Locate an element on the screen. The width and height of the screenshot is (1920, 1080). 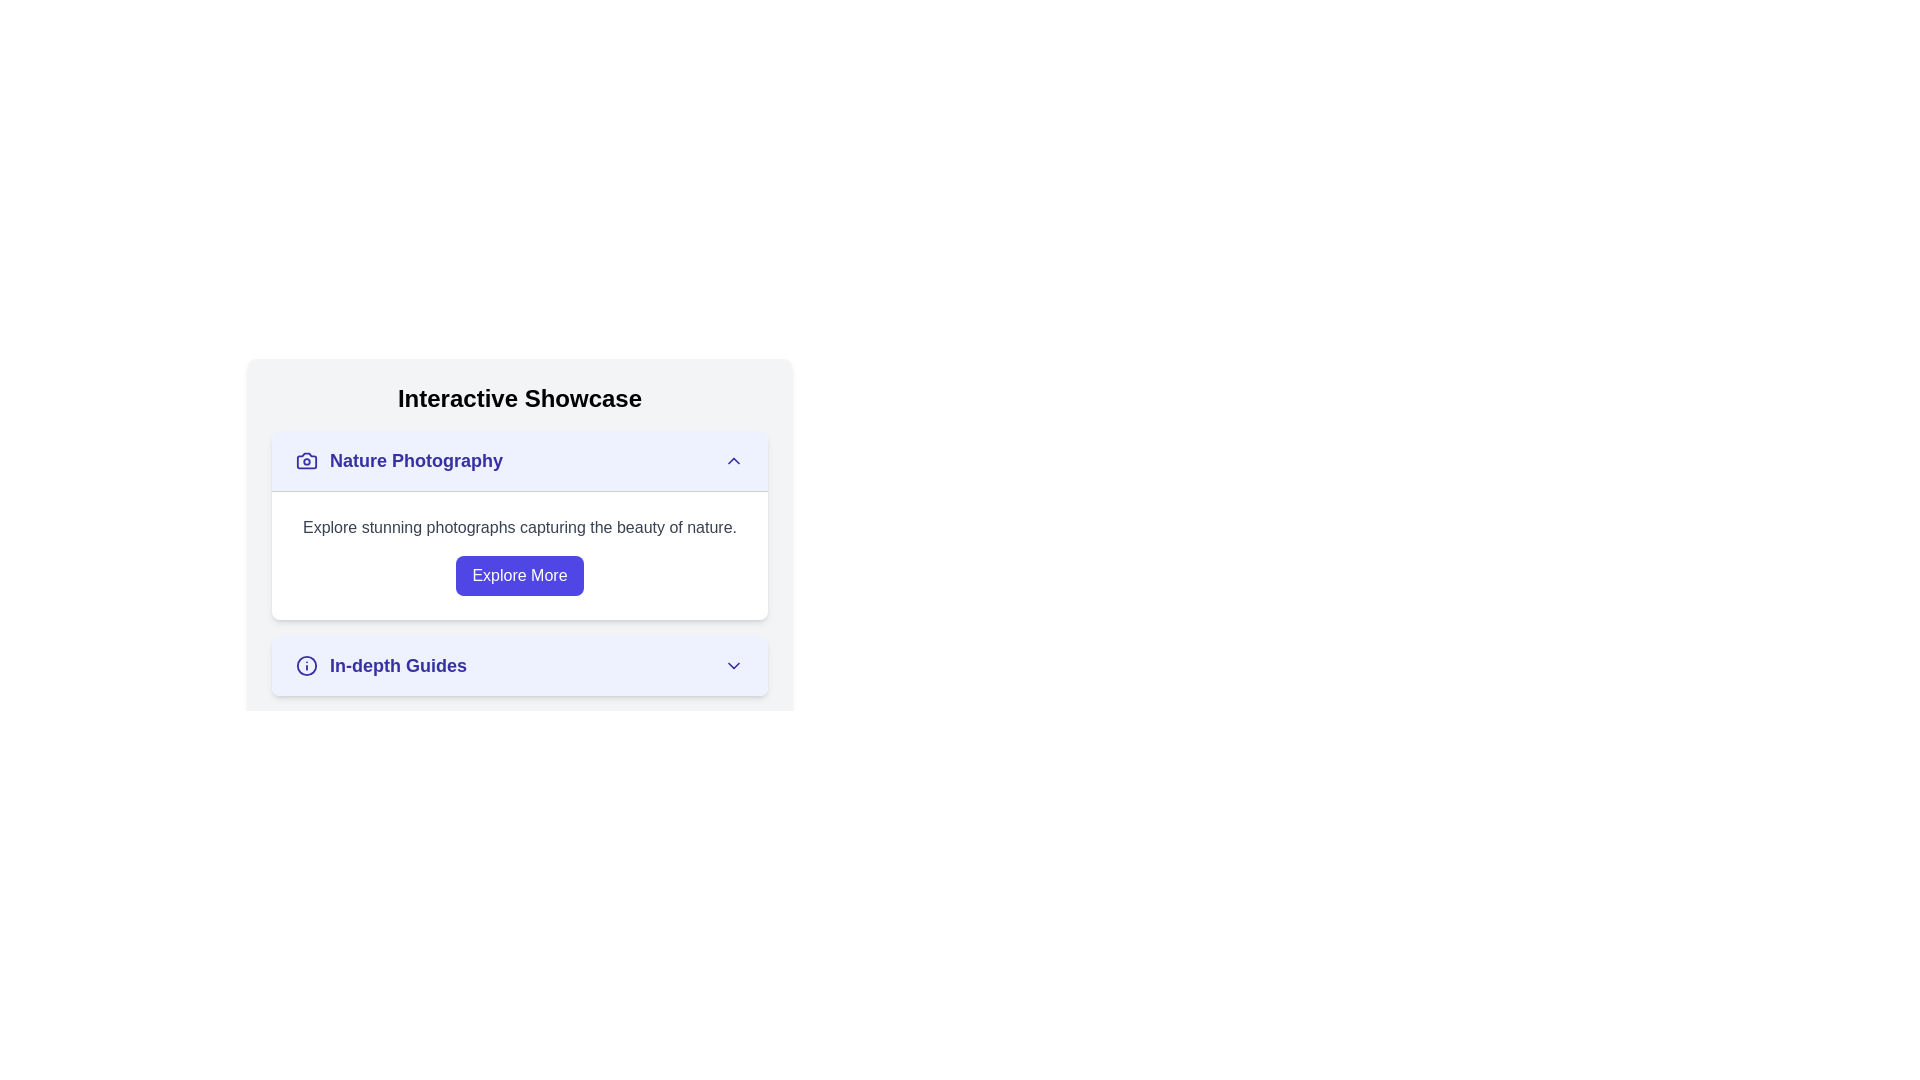
the text label displaying 'Explore stunning photographs capturing the beauty of nature.' which is located in the 'Nature Photography' section above the 'Explore More' button is located at coordinates (519, 527).